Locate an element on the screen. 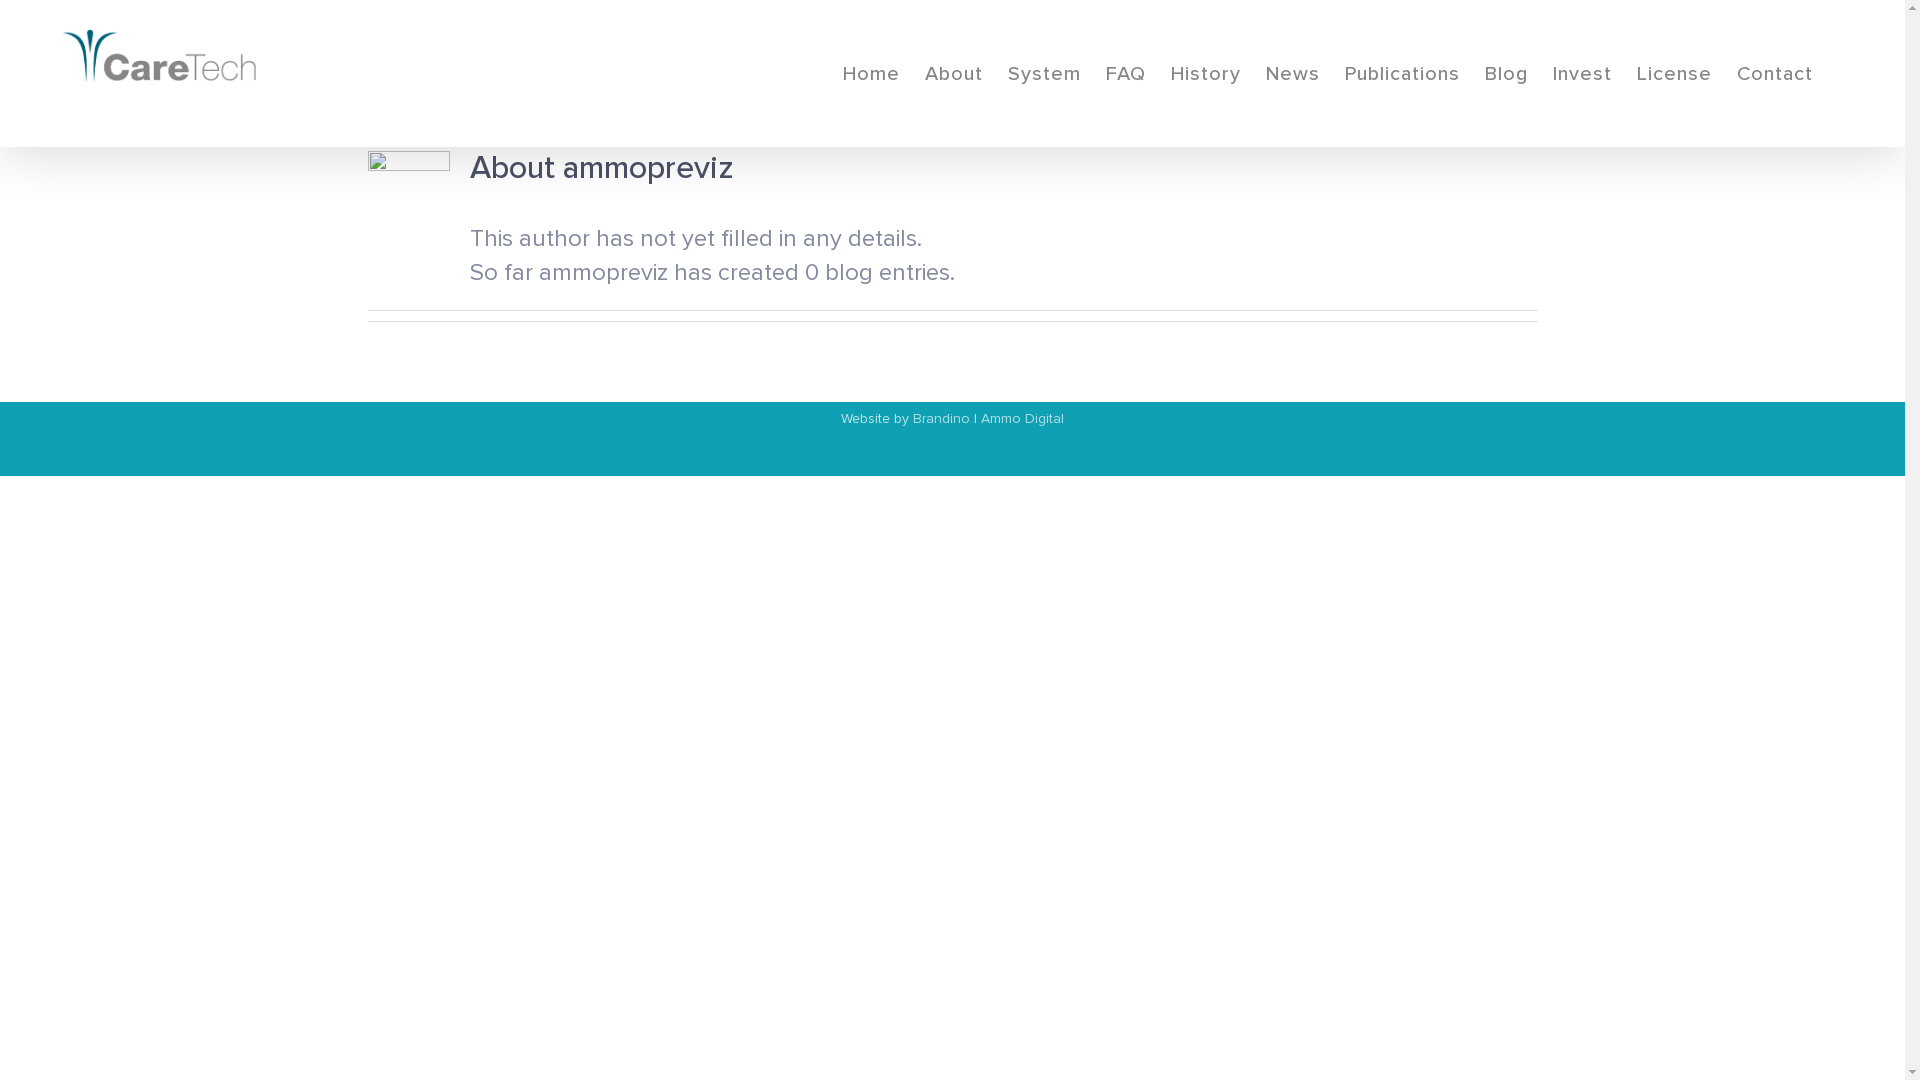  'System' is located at coordinates (1043, 72).